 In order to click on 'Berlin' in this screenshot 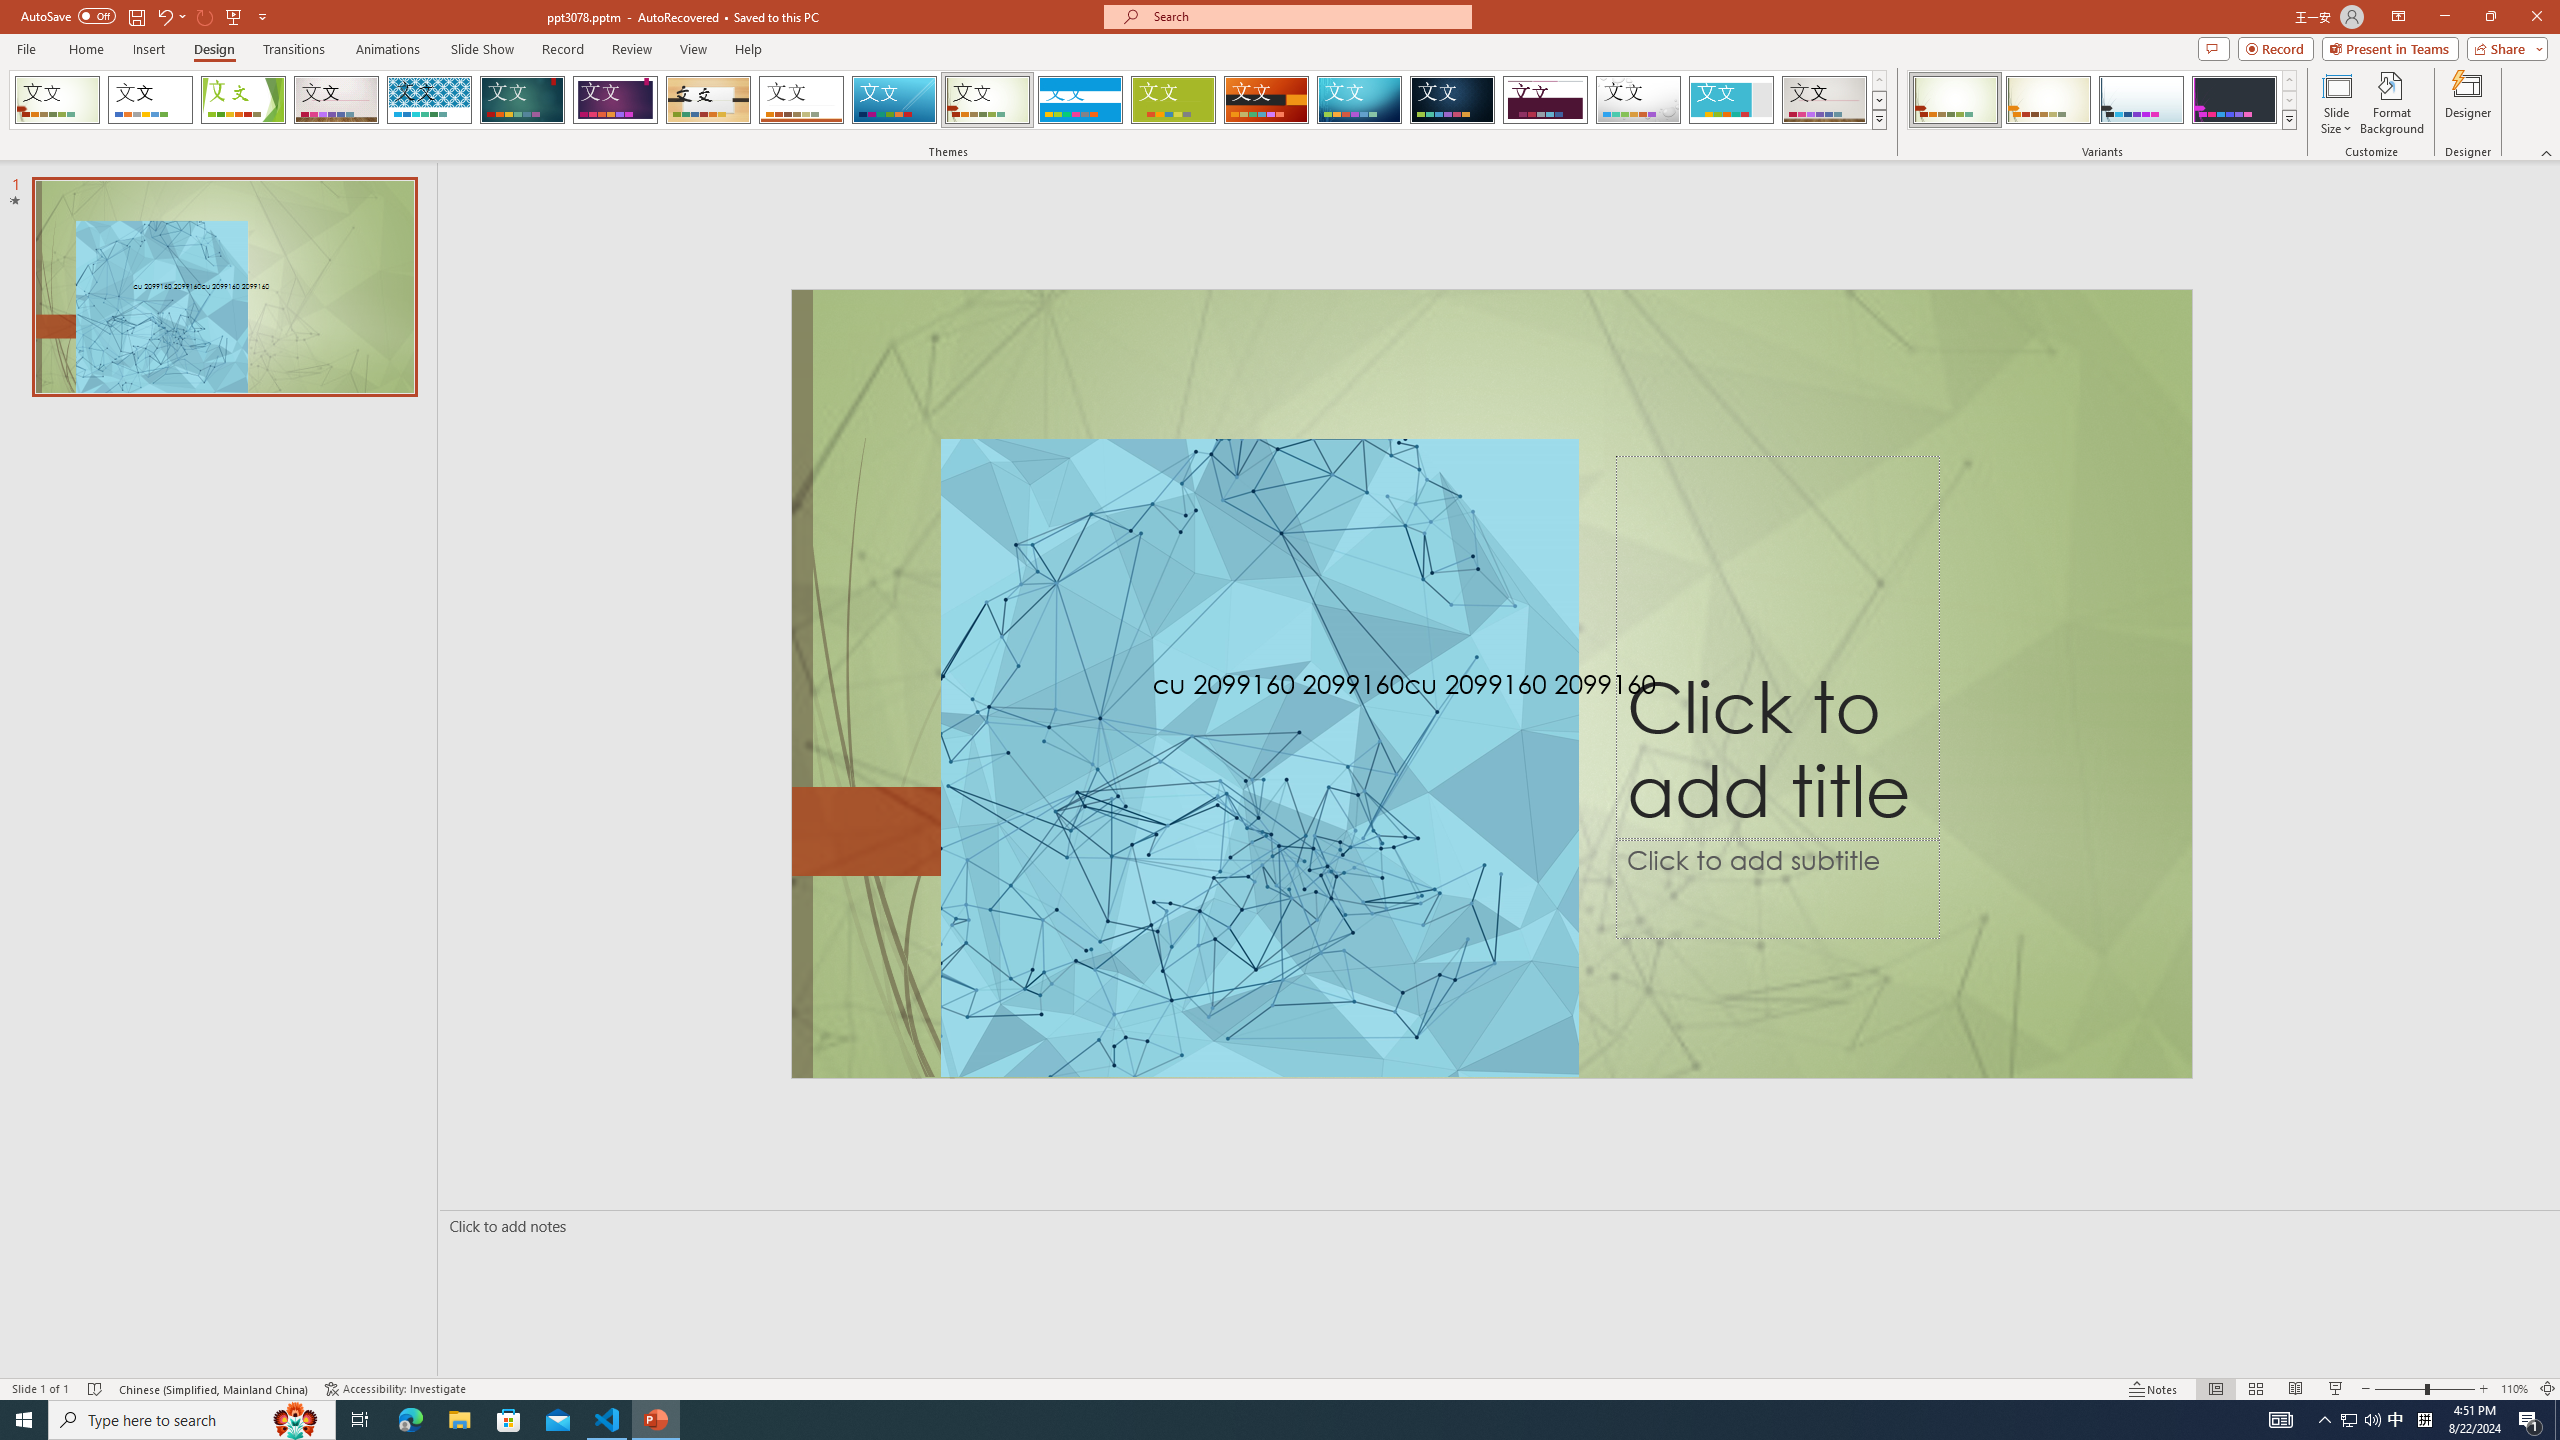, I will do `click(1267, 99)`.